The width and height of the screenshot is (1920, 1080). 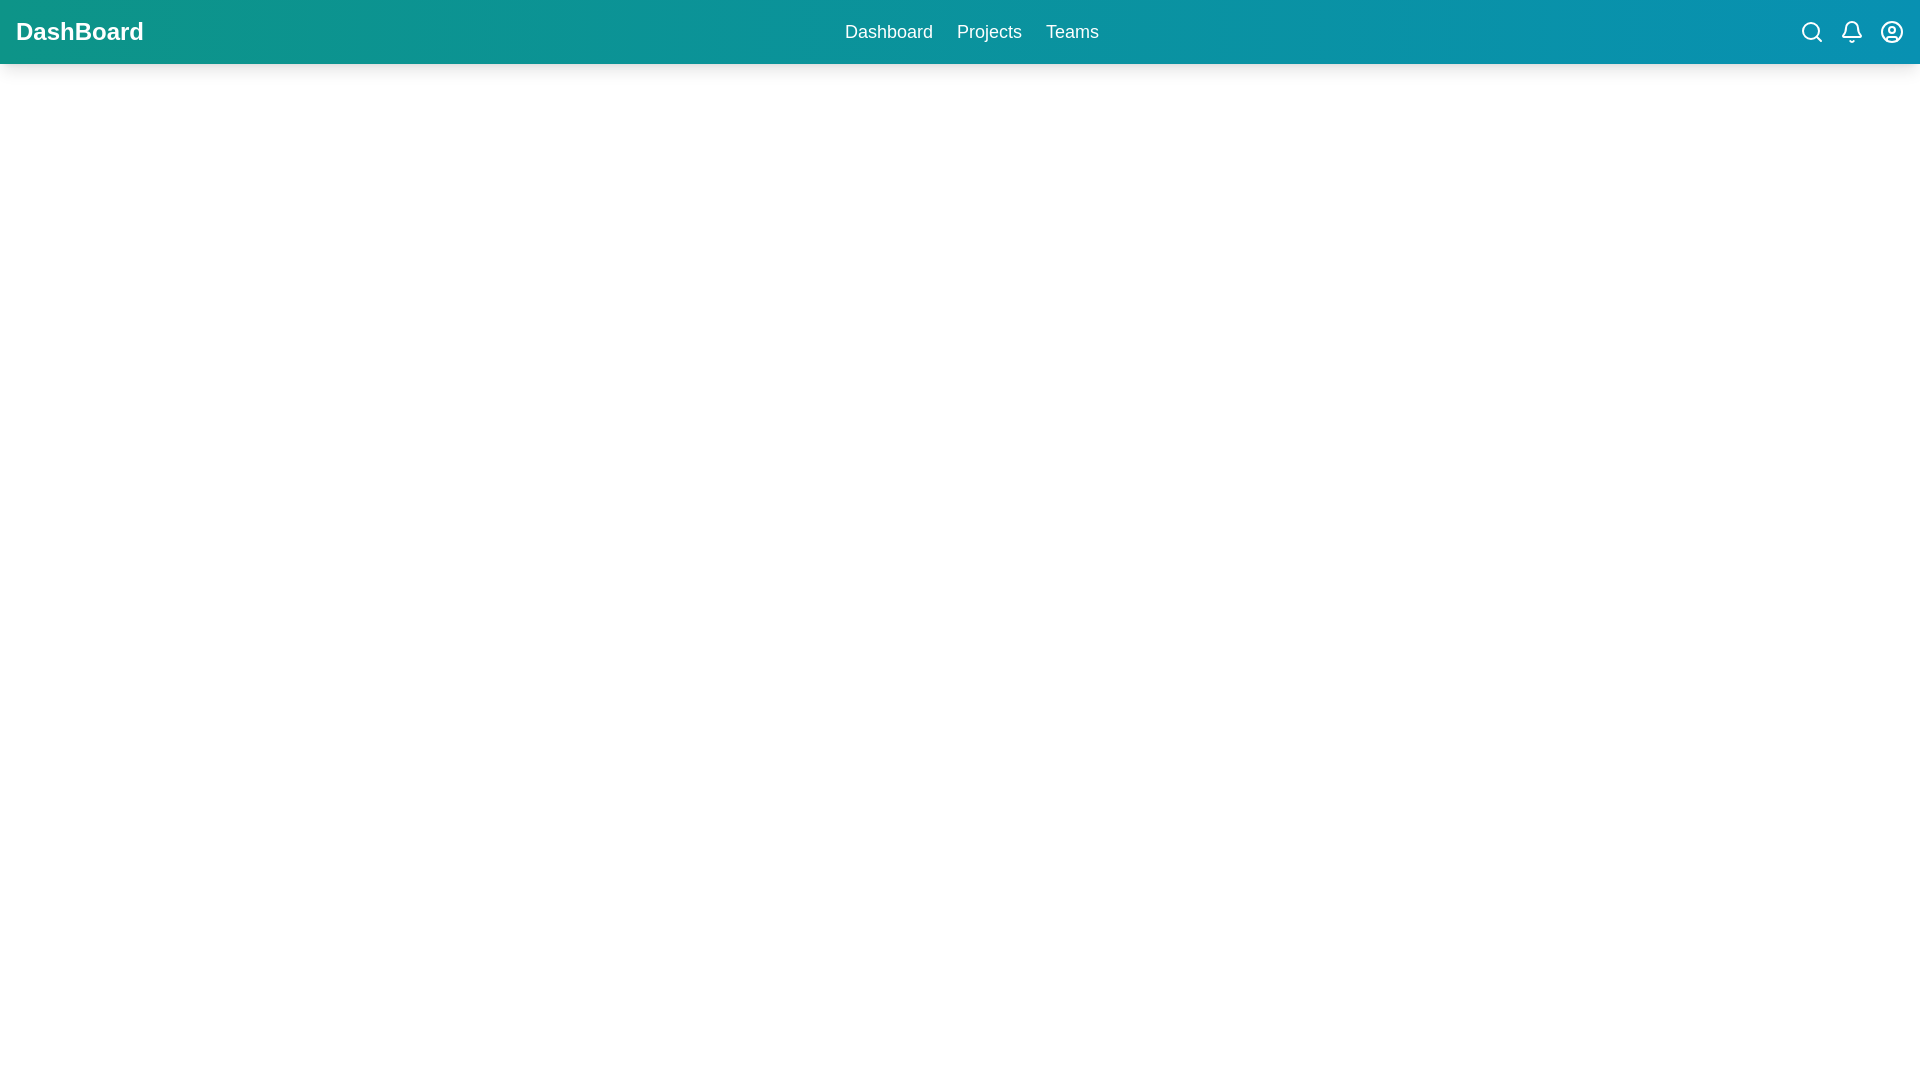 What do you see at coordinates (1851, 31) in the screenshot?
I see `the bell-shaped icon located at the top-right corner of the layout bar to change its color` at bounding box center [1851, 31].